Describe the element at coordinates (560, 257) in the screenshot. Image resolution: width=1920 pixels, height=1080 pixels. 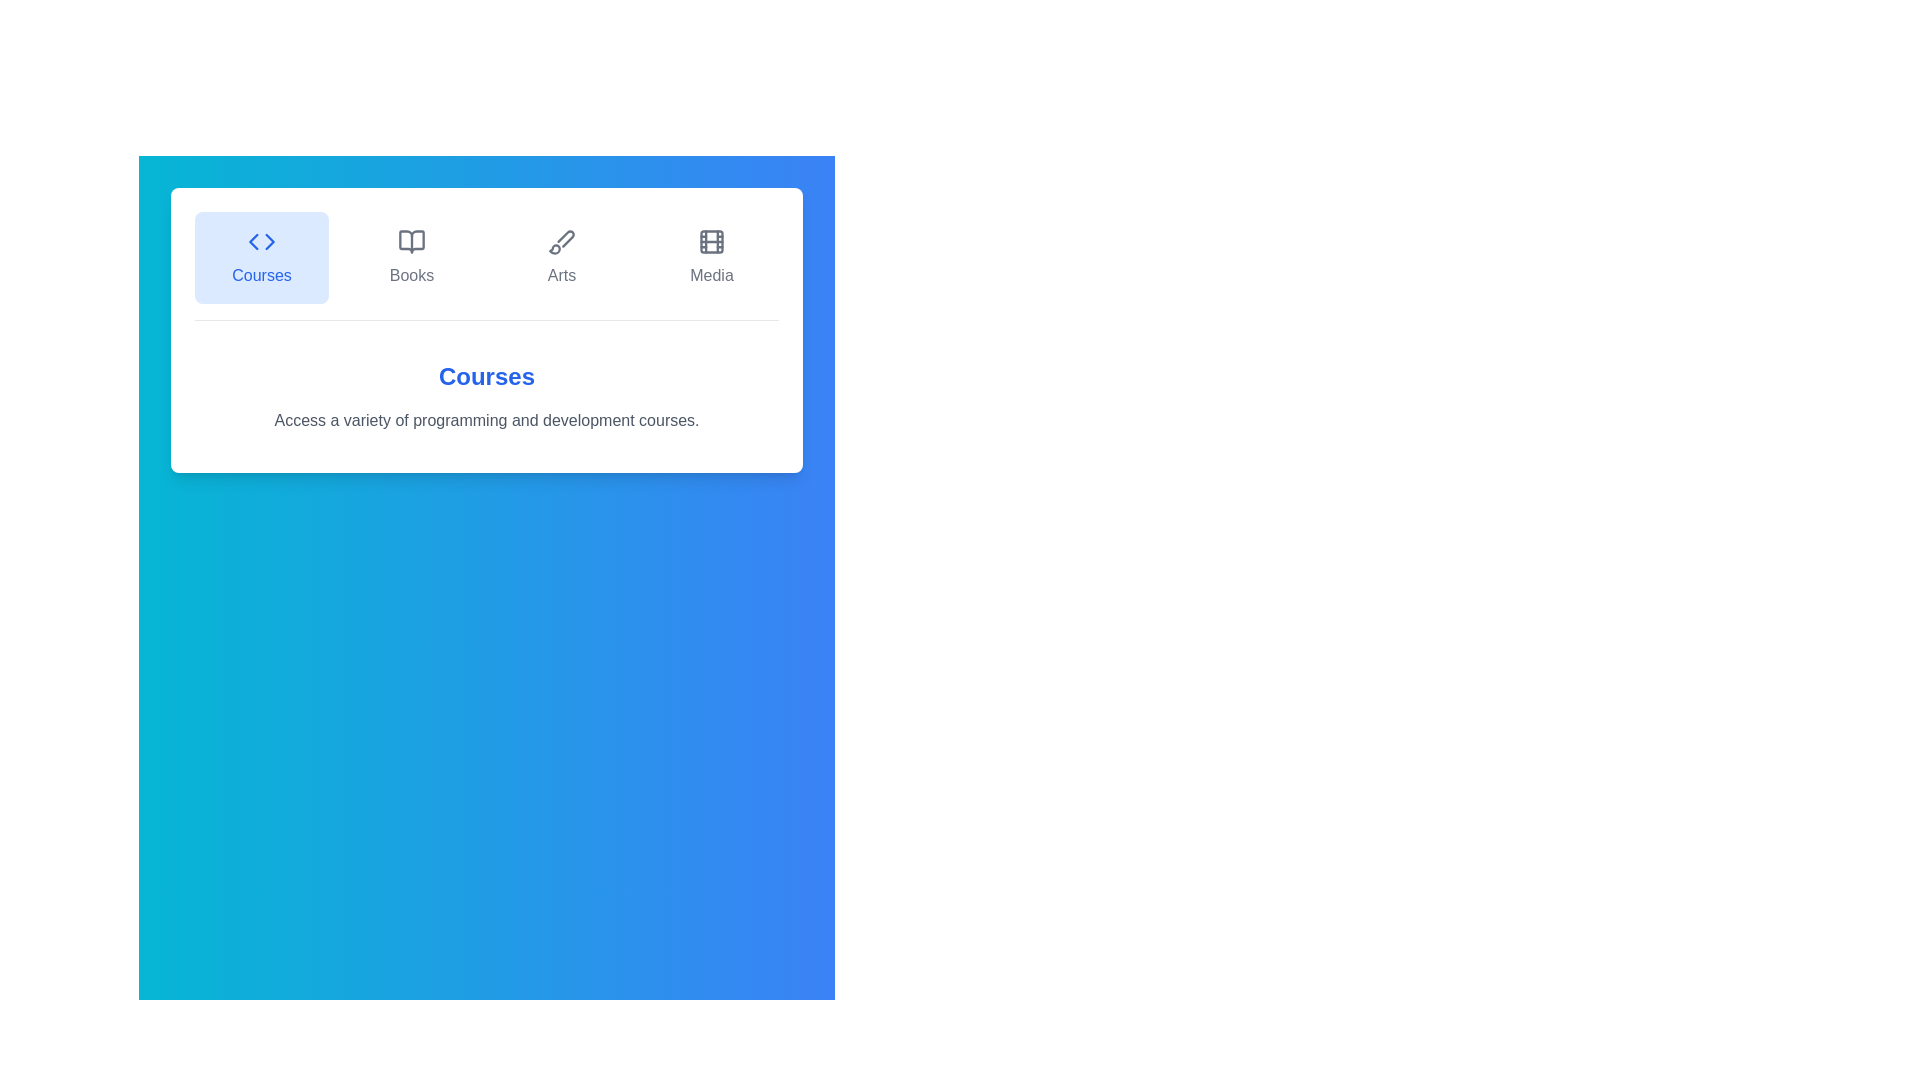
I see `the tab labeled Arts` at that location.